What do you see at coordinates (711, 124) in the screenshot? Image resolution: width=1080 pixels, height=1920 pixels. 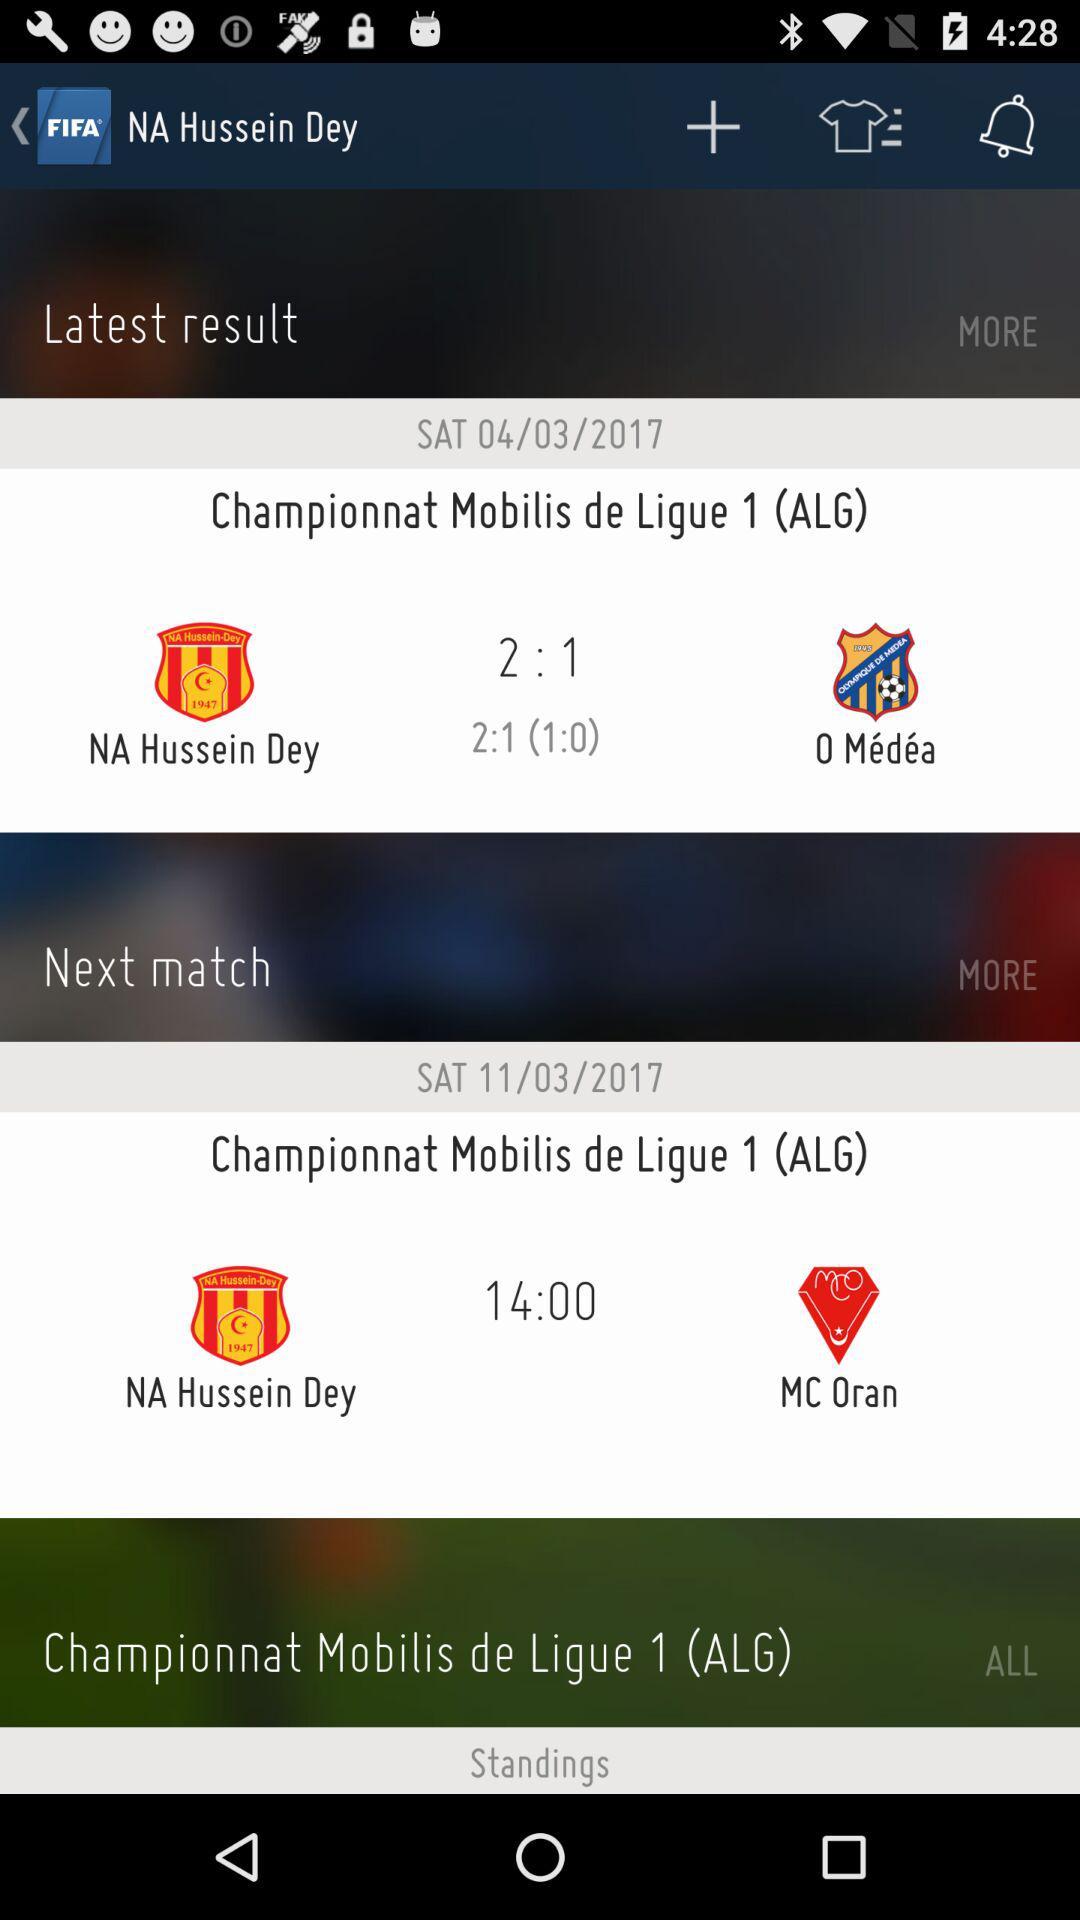 I see `the app to the right of the na hussein dey` at bounding box center [711, 124].